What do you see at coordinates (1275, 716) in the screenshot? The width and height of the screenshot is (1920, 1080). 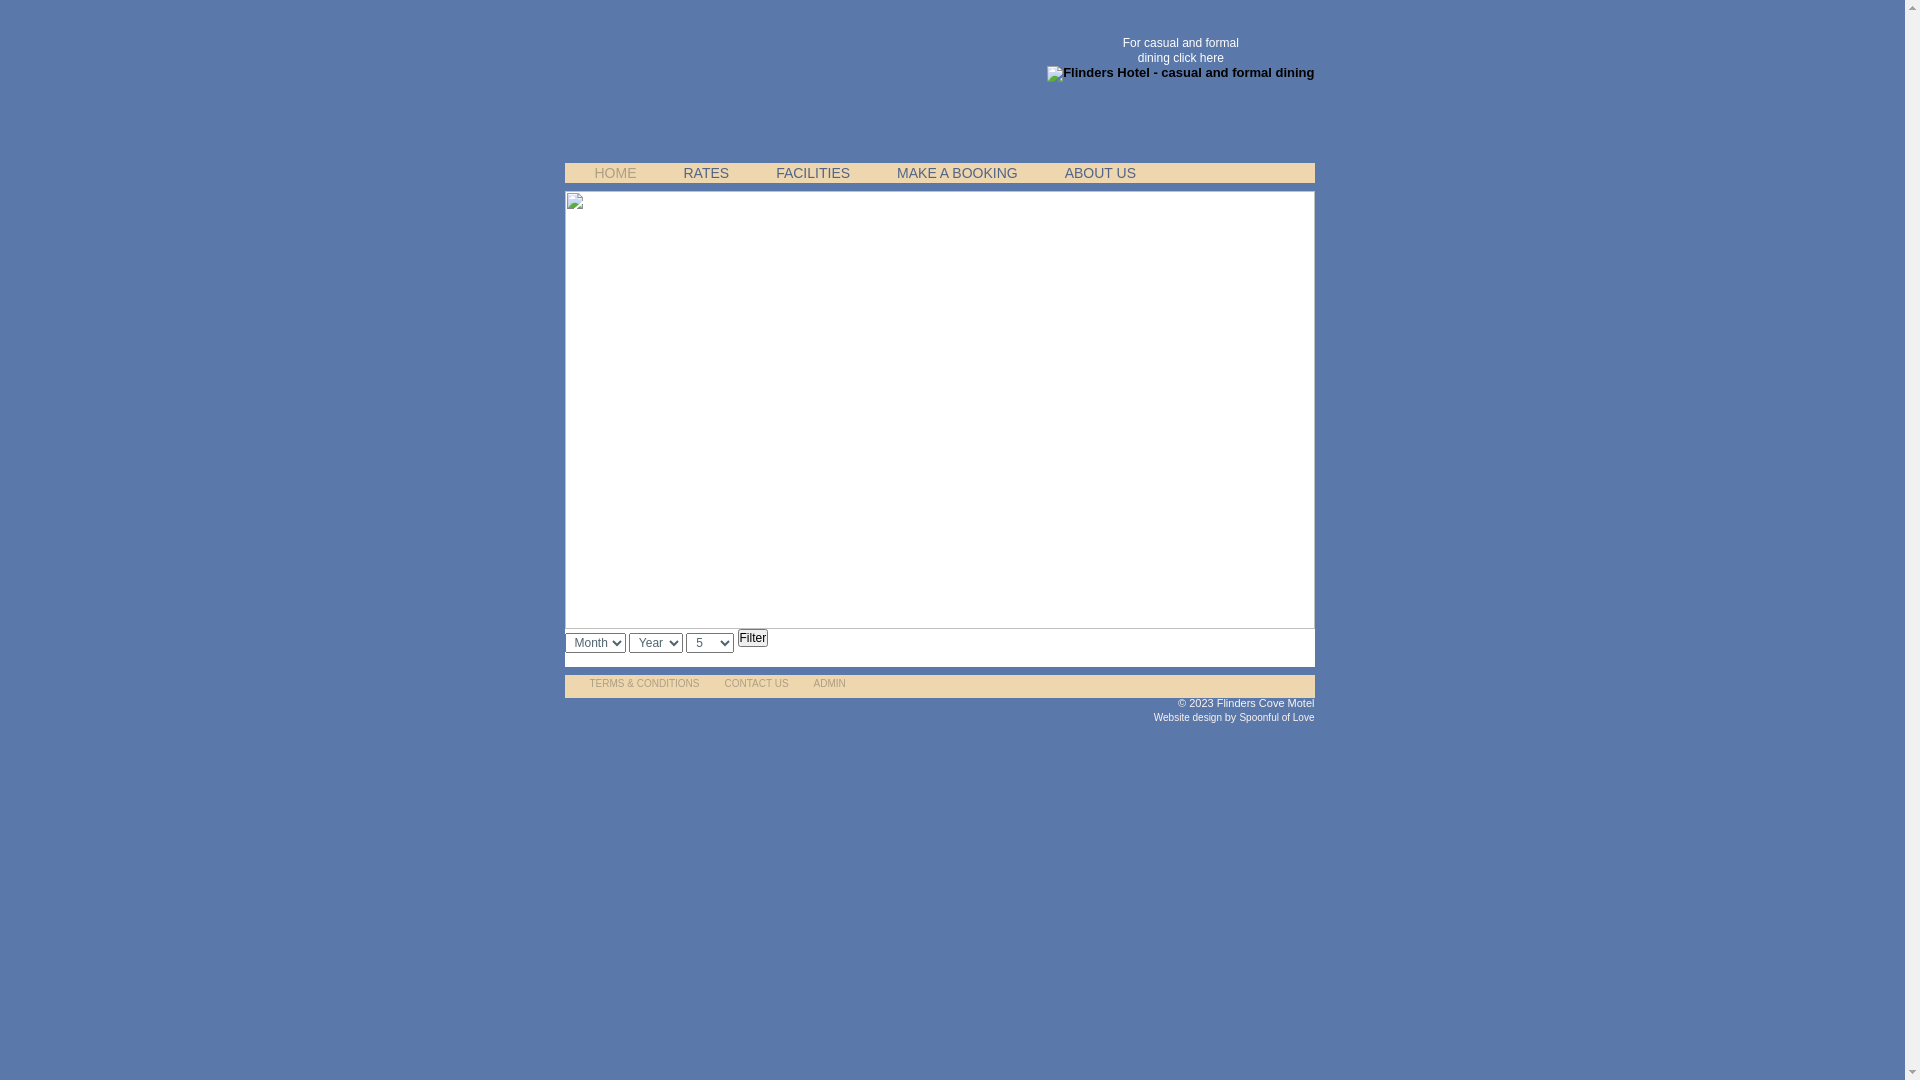 I see `'Spoonful of Love'` at bounding box center [1275, 716].